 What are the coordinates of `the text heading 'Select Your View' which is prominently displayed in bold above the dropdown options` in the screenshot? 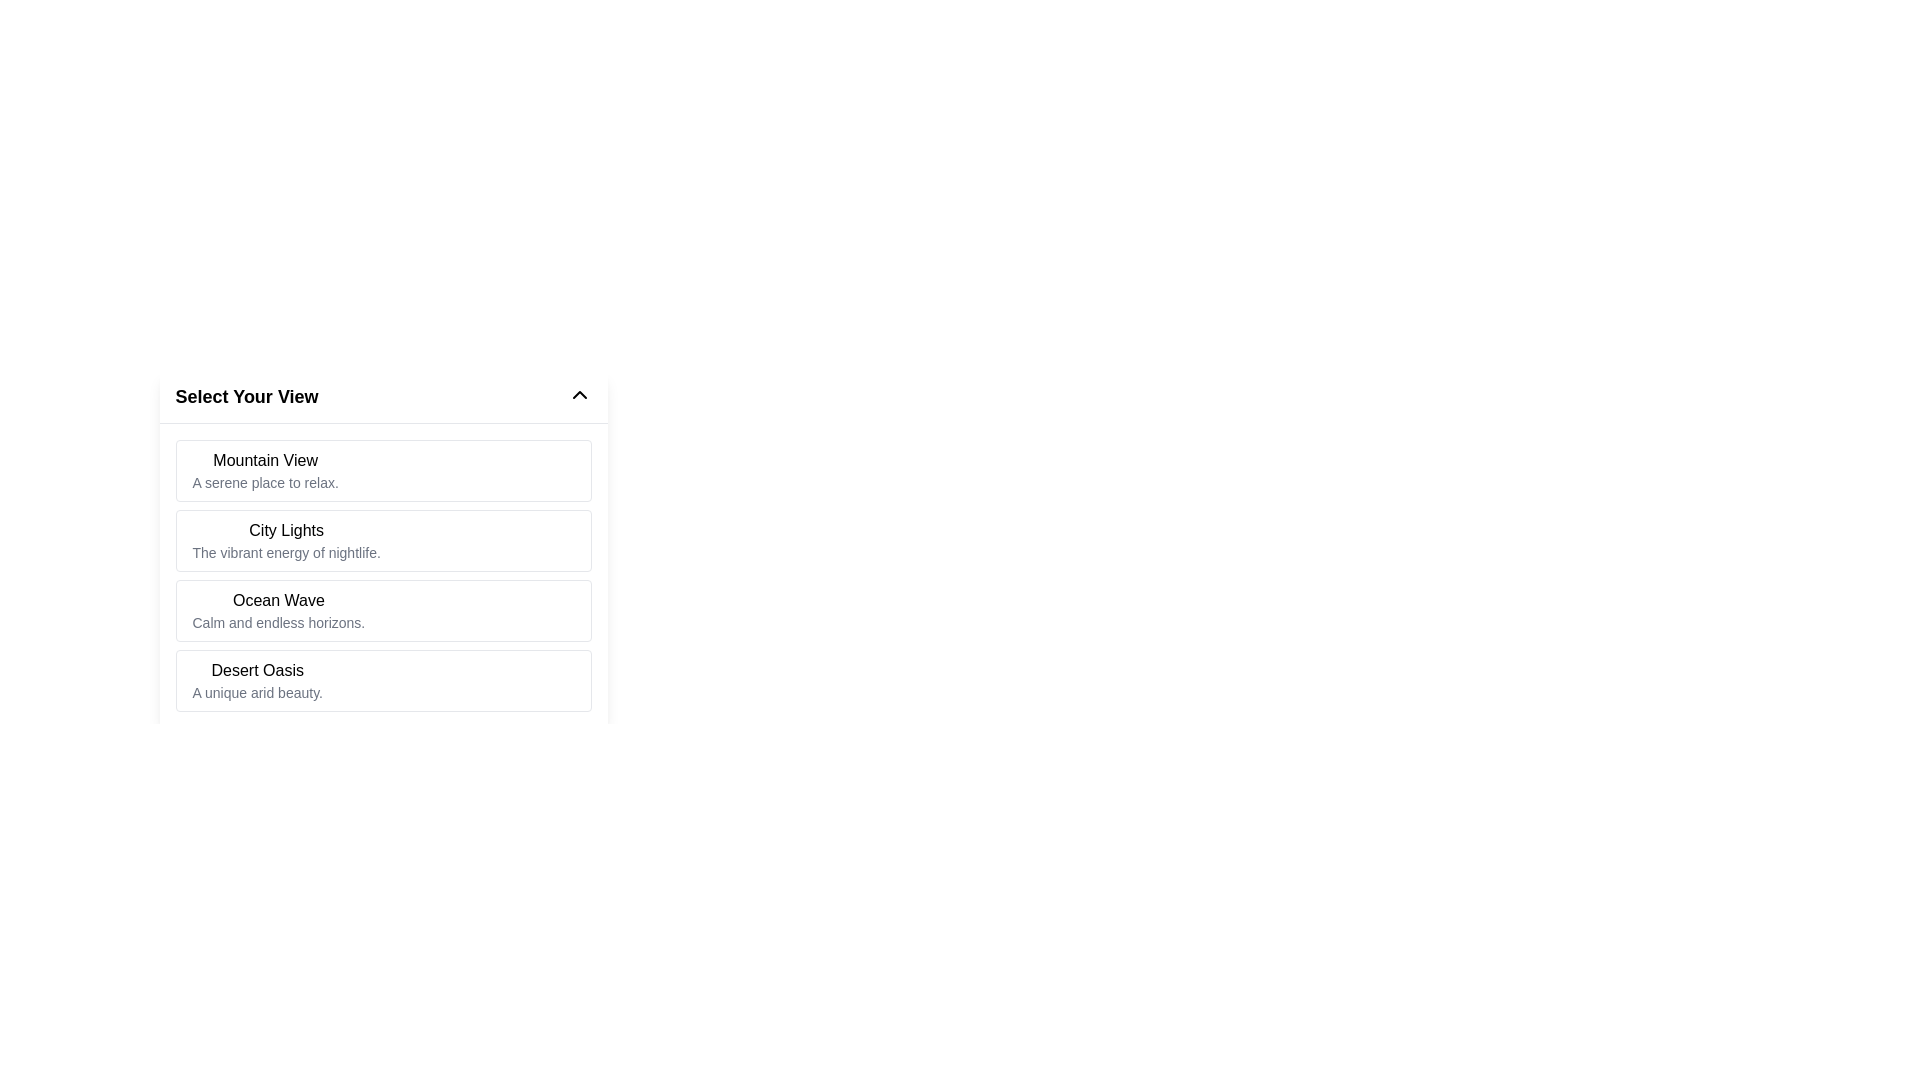 It's located at (246, 397).